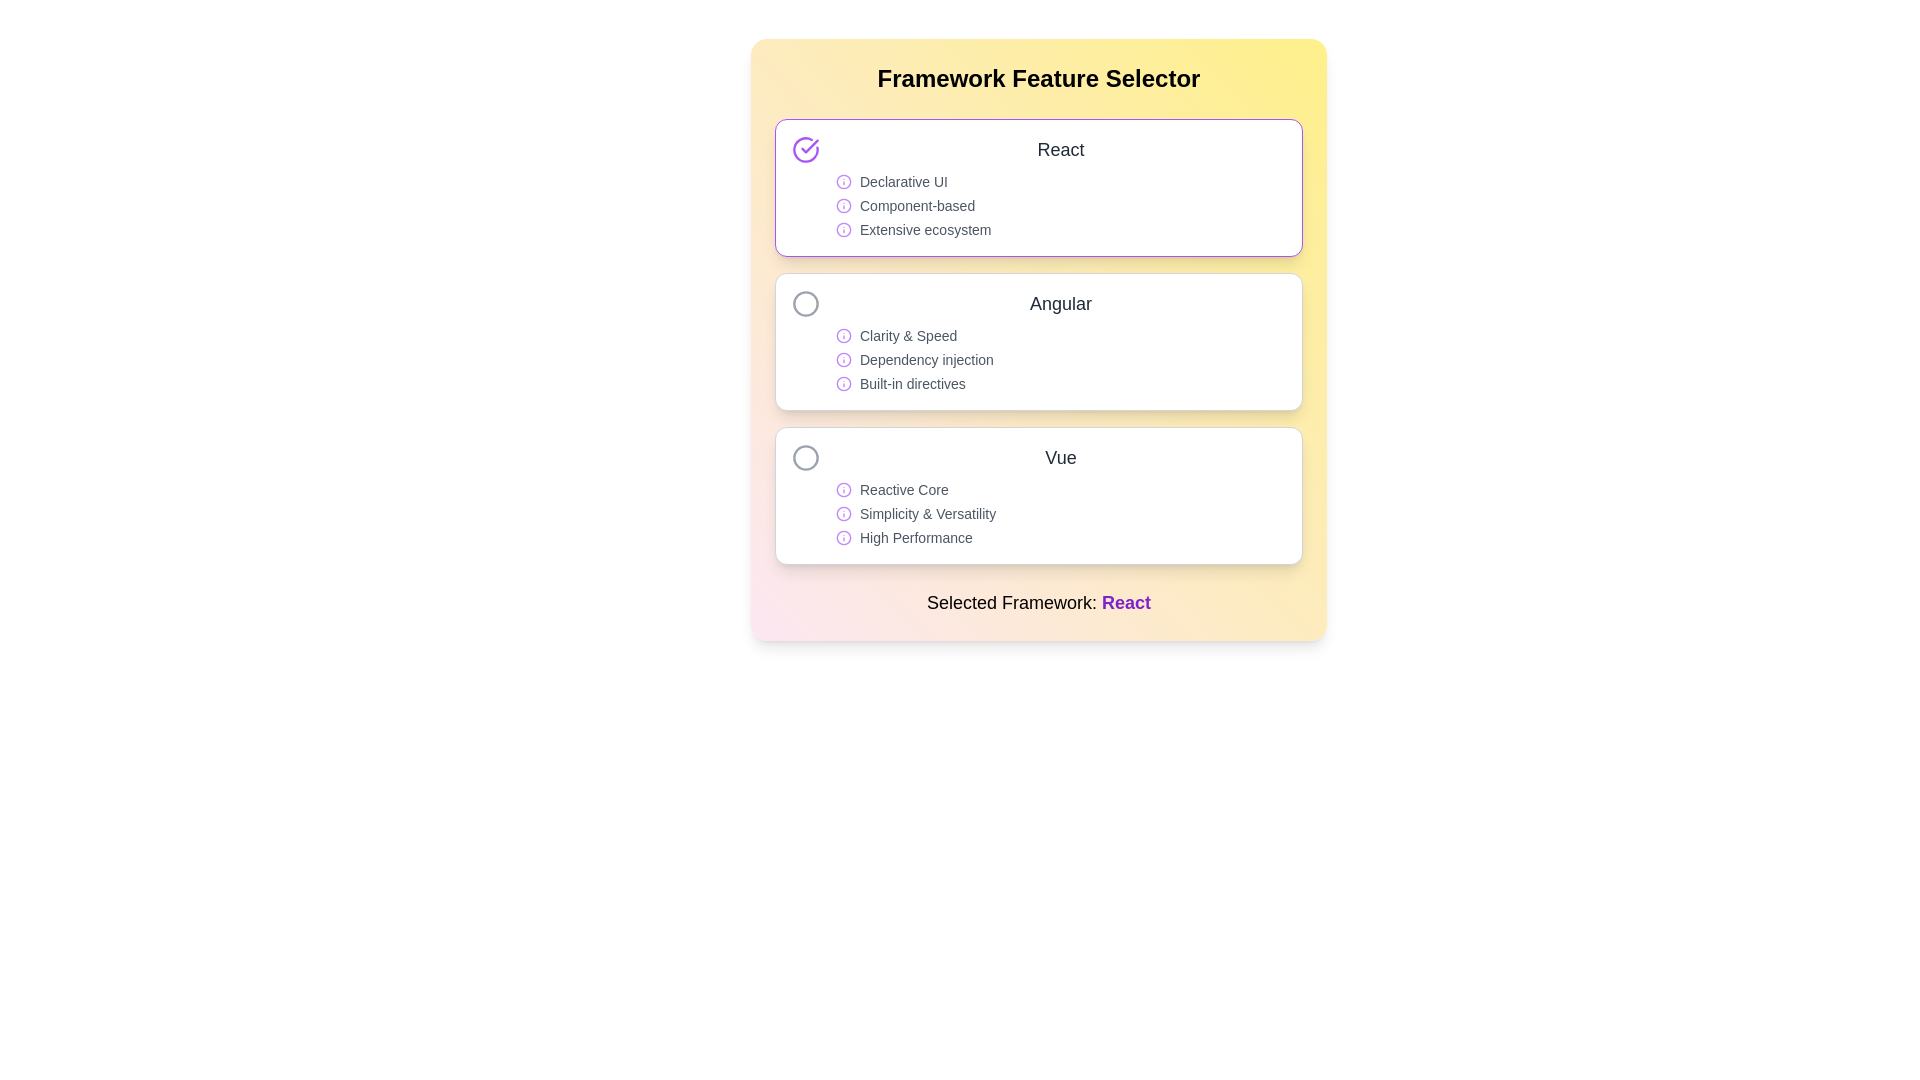 The height and width of the screenshot is (1080, 1920). What do you see at coordinates (844, 181) in the screenshot?
I see `the icon located to the left of the 'Declarative UI' text in the 'React' feature group` at bounding box center [844, 181].